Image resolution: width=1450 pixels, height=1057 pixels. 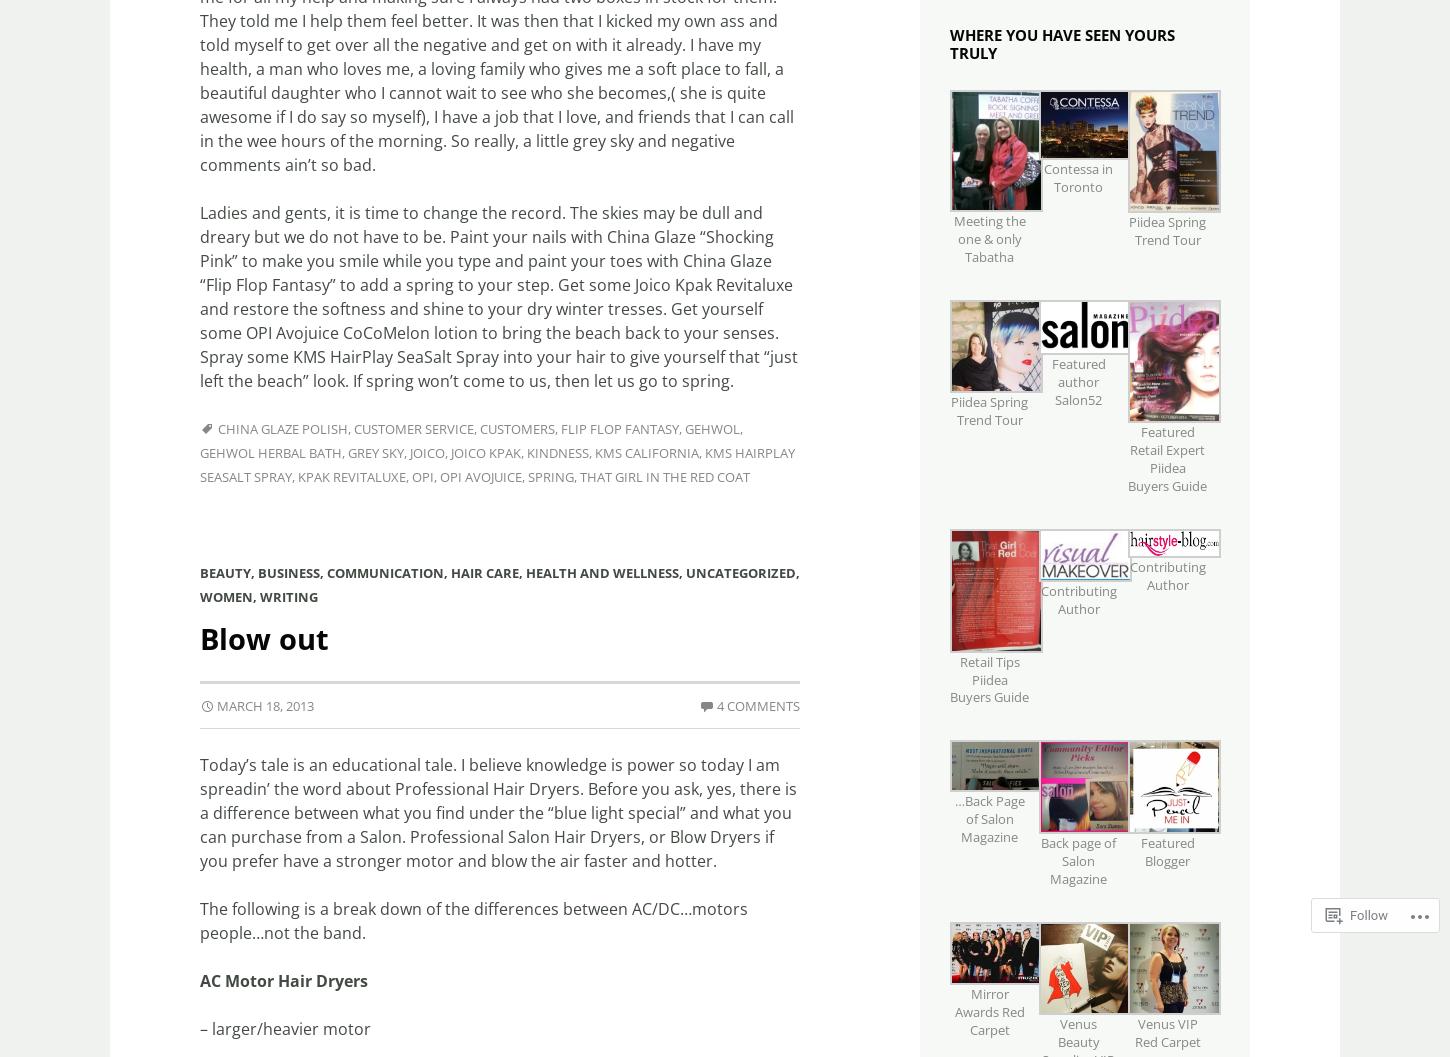 I want to click on 'Business', so click(x=288, y=571).